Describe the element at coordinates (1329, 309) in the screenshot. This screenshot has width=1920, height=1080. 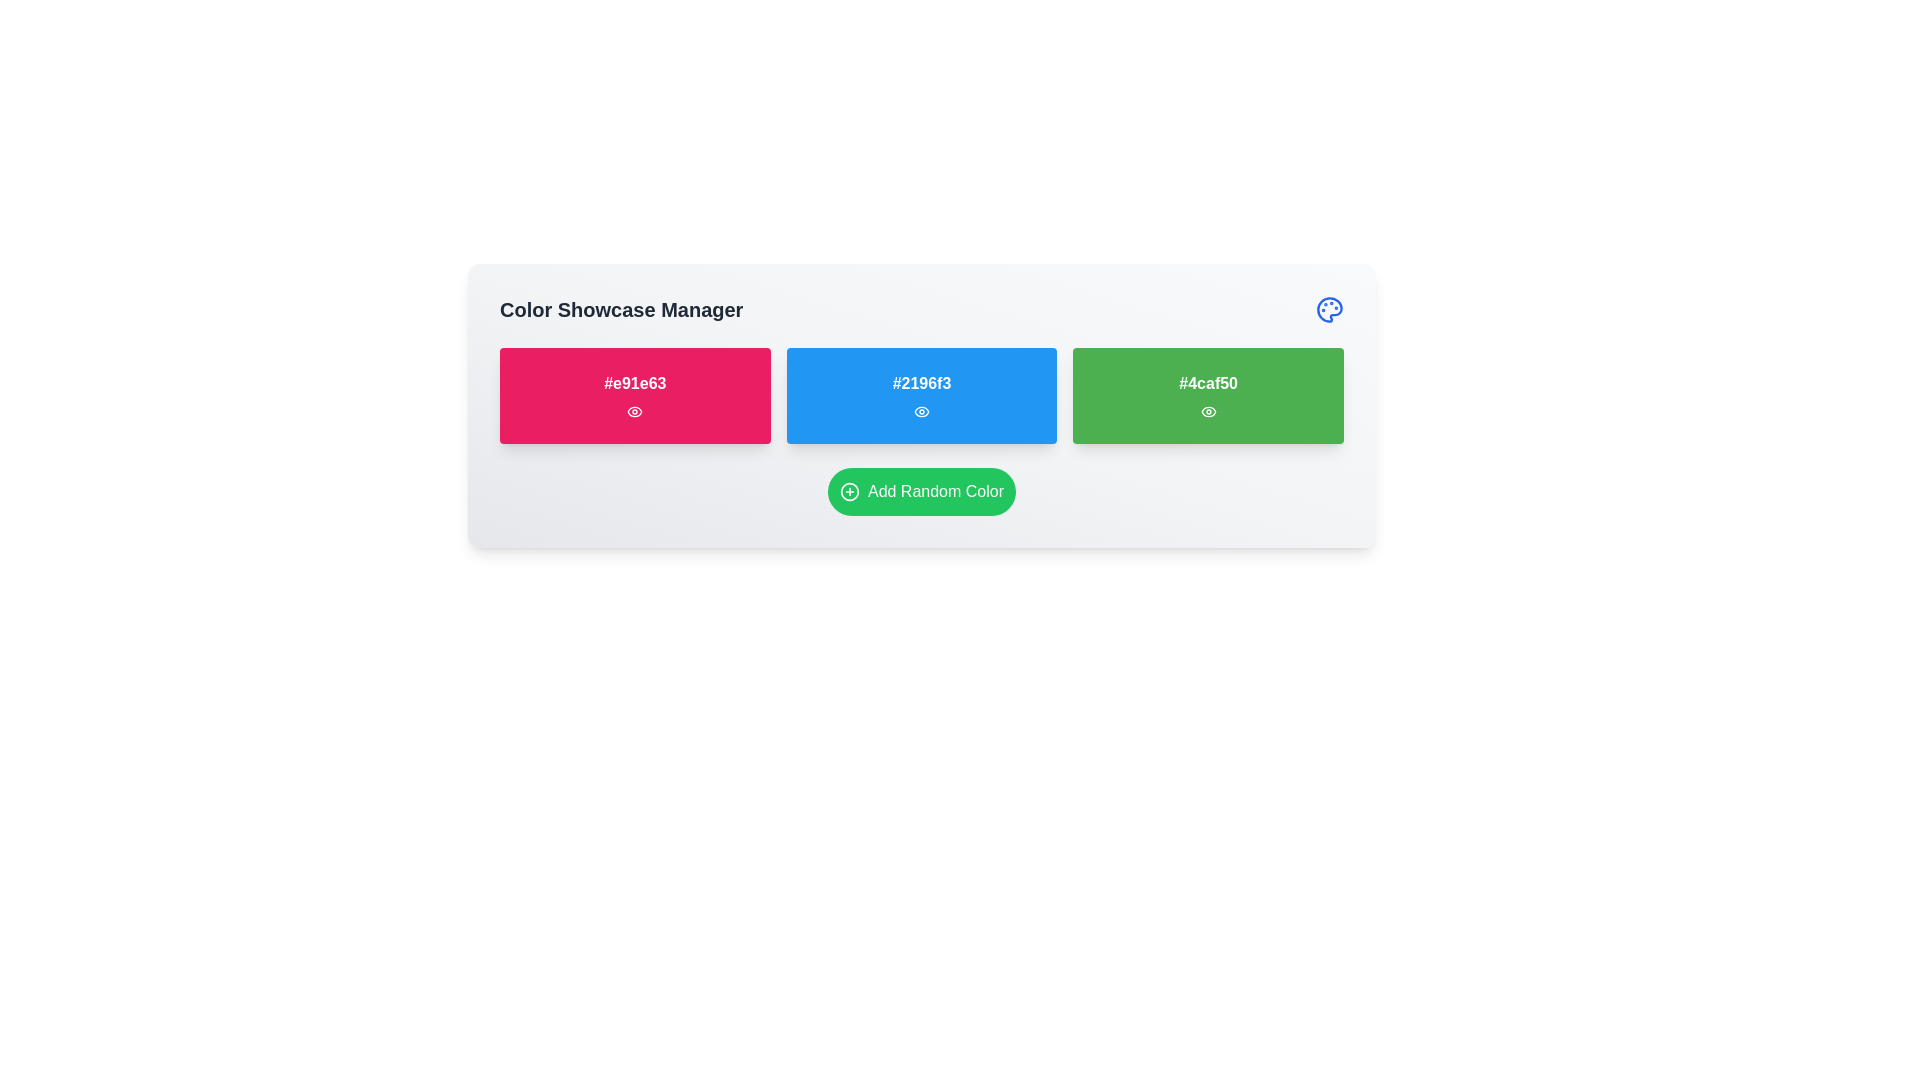
I see `the blue circular palette icon located in the top-right corner of the 'Color Showcase Manager' panel` at that location.